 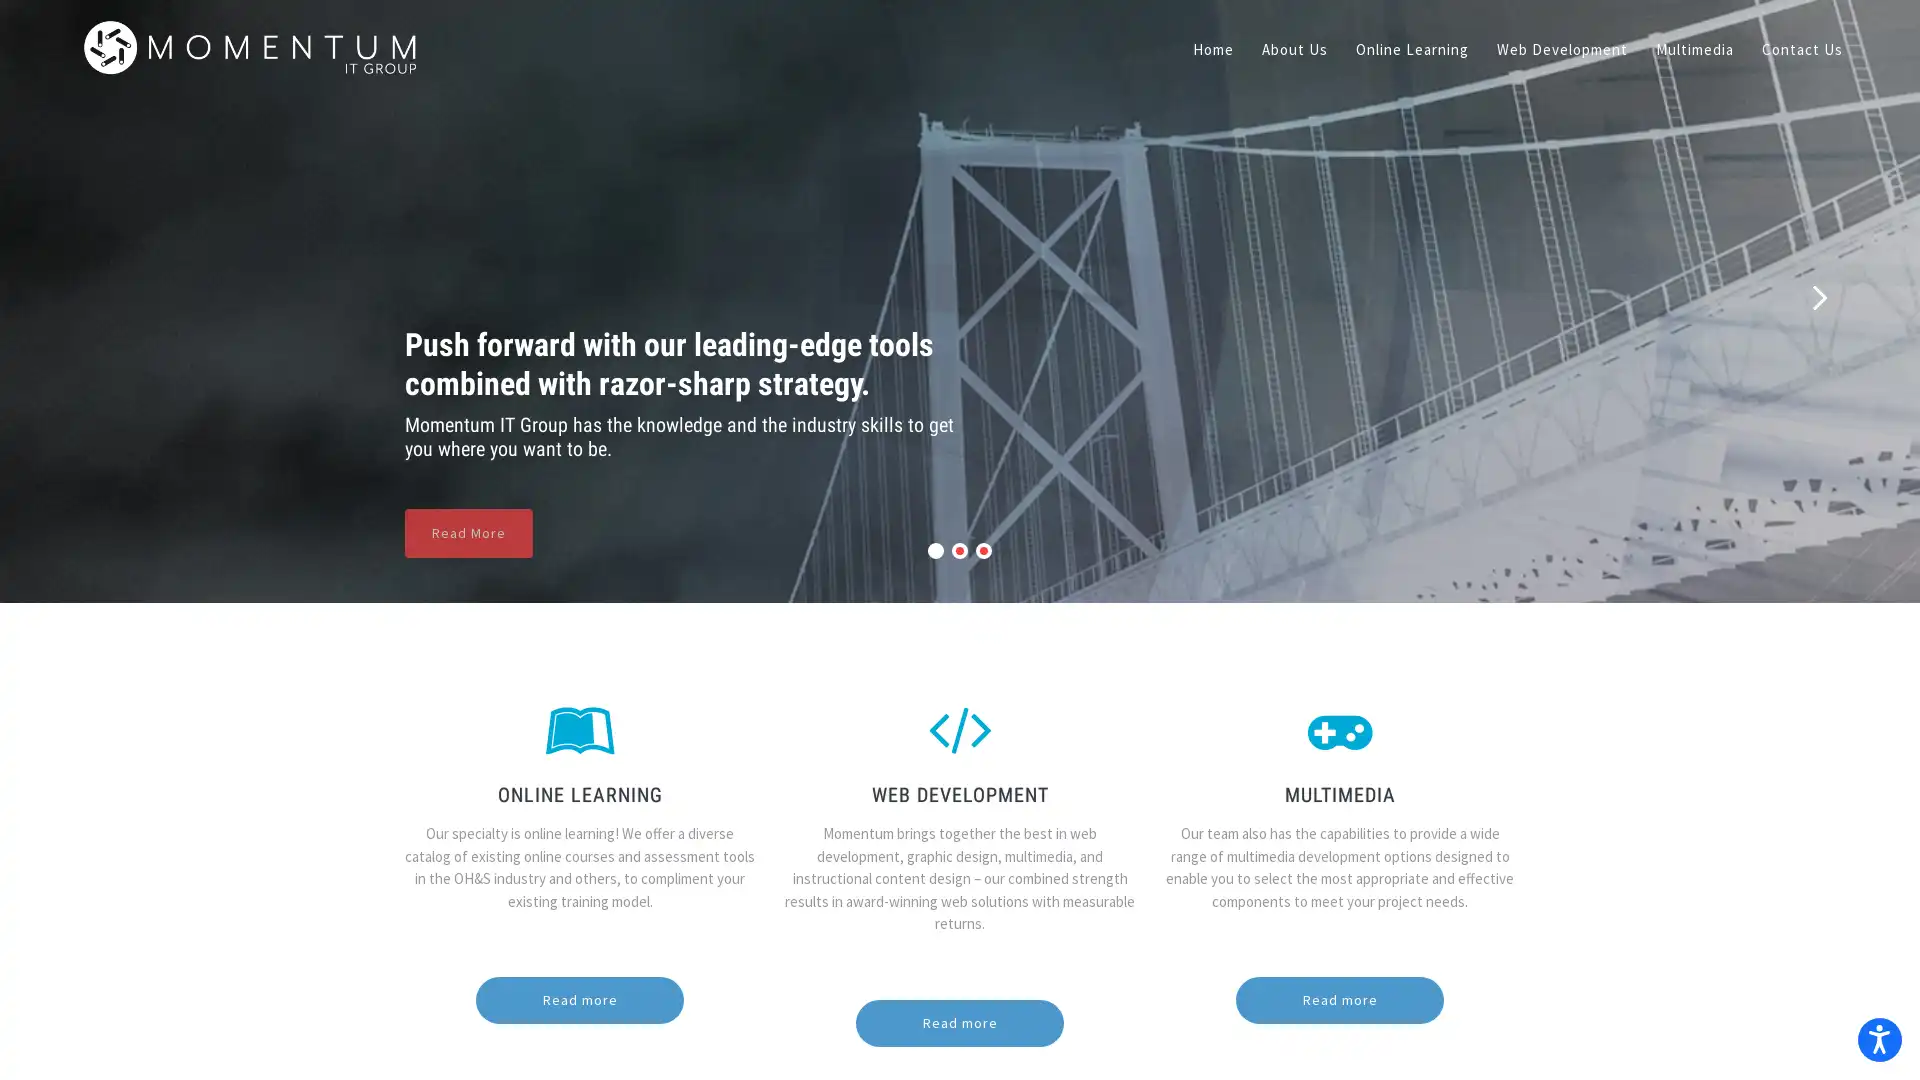 What do you see at coordinates (1876, 1036) in the screenshot?
I see `Open accessibility options, statement and help` at bounding box center [1876, 1036].